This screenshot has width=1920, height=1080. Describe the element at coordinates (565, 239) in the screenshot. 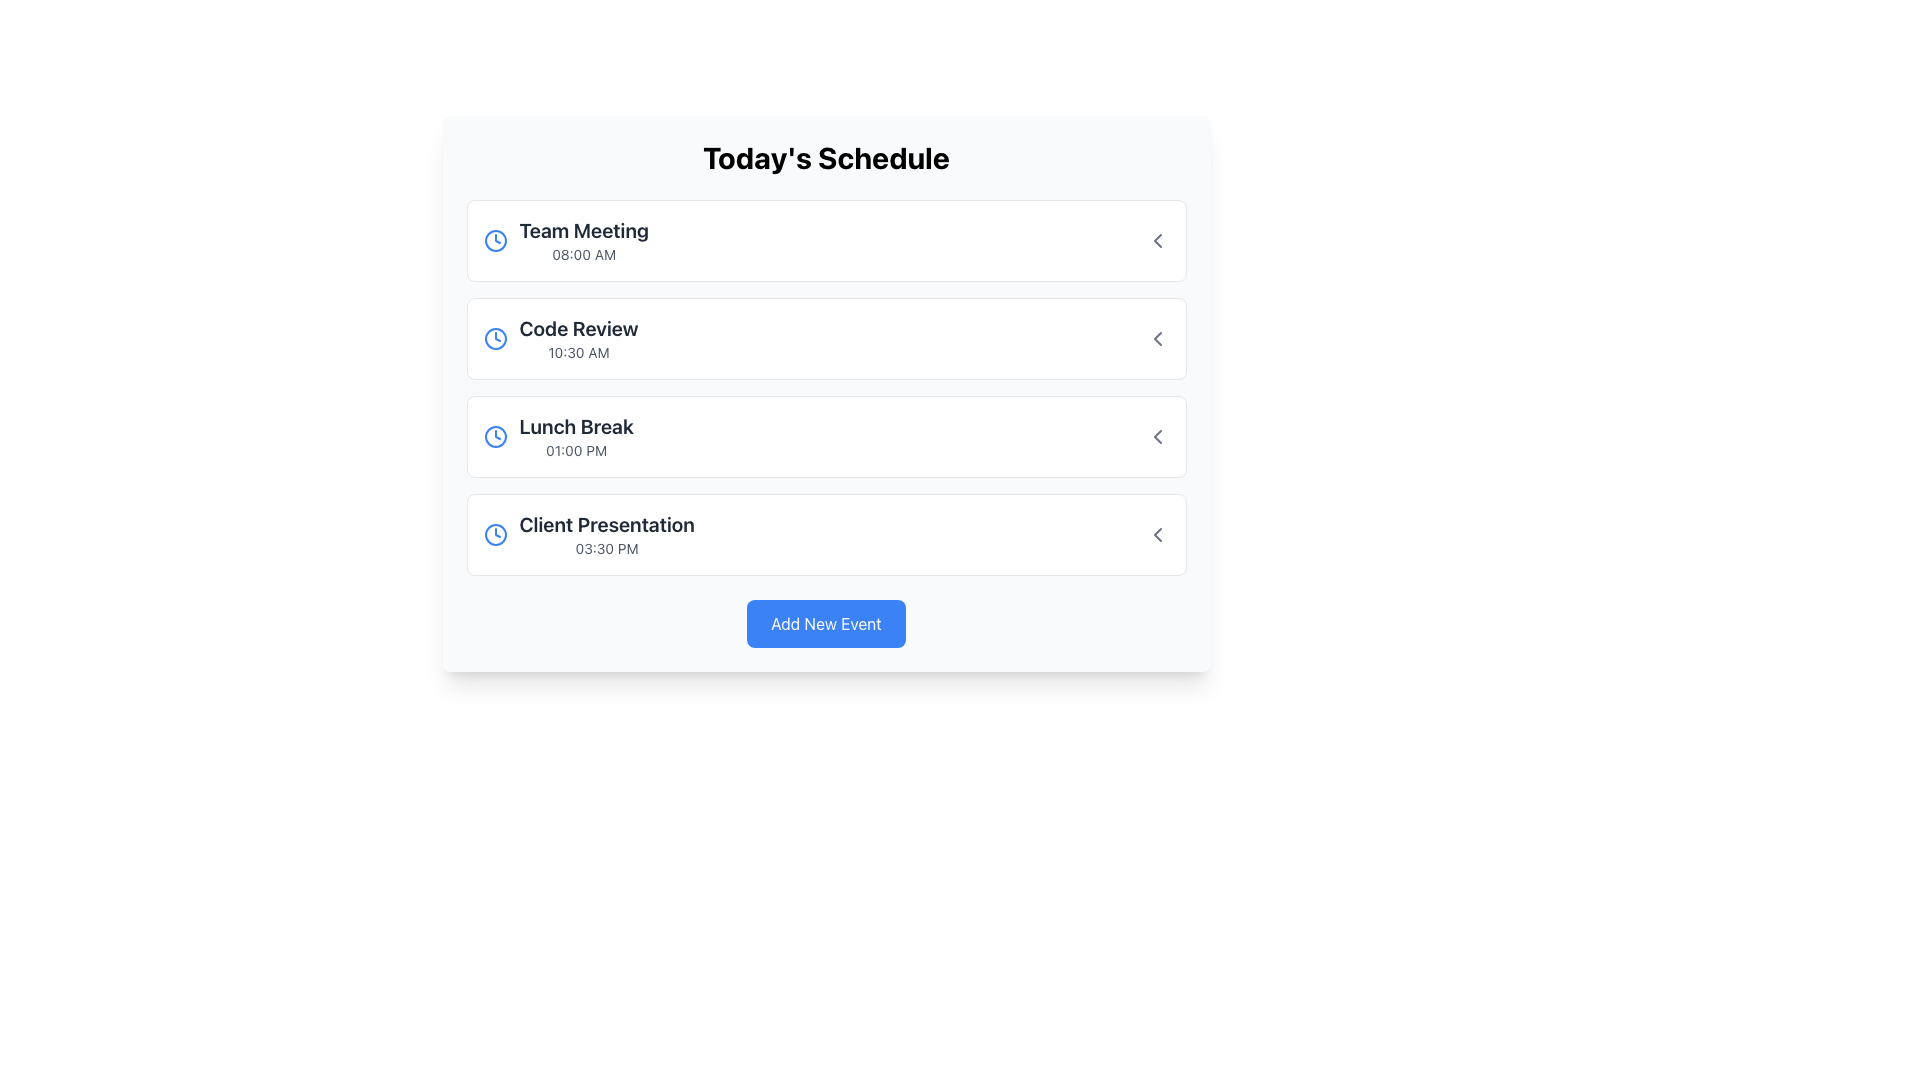

I see `details of the Event listing item displaying the clock icon, bold text 'Team Meeting', and smaller text '08:00 AM', located at the top of the 'Today's Schedule' list` at that location.